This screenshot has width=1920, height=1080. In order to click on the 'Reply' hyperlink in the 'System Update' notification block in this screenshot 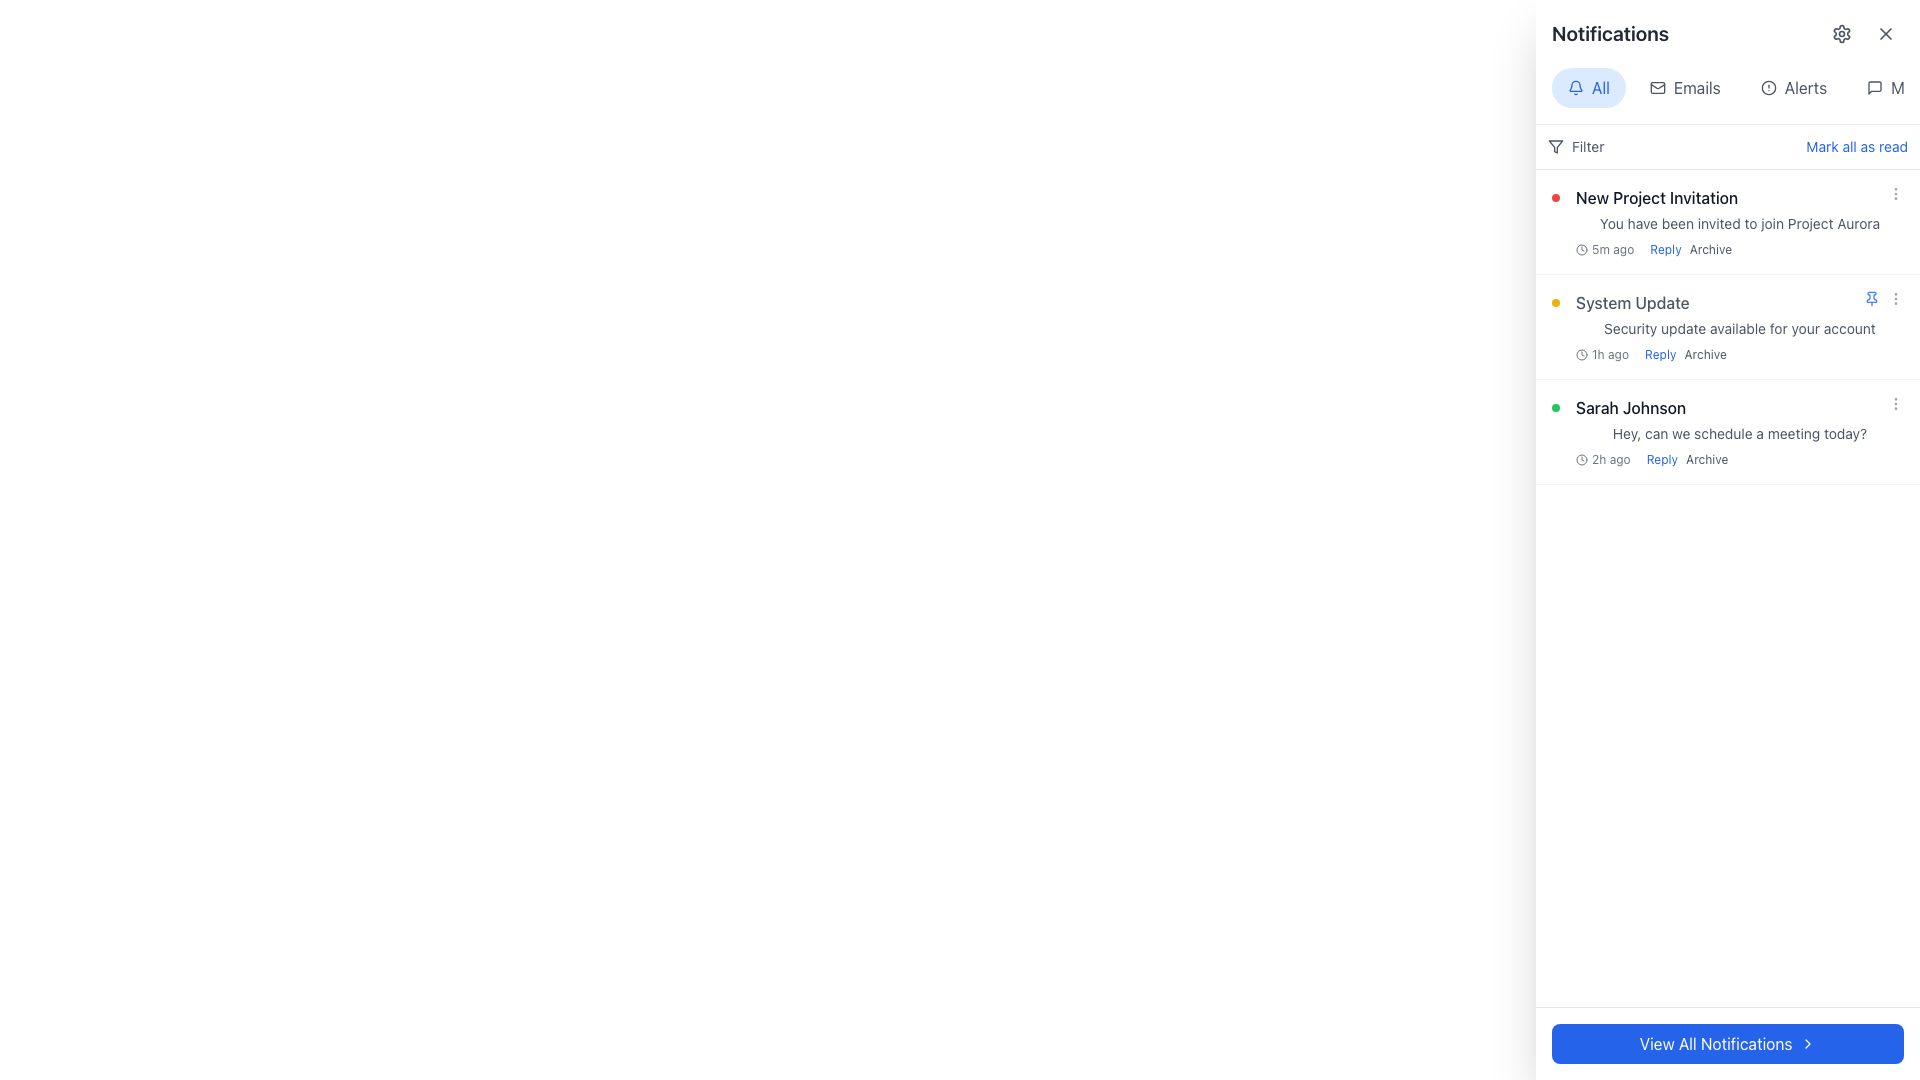, I will do `click(1660, 353)`.